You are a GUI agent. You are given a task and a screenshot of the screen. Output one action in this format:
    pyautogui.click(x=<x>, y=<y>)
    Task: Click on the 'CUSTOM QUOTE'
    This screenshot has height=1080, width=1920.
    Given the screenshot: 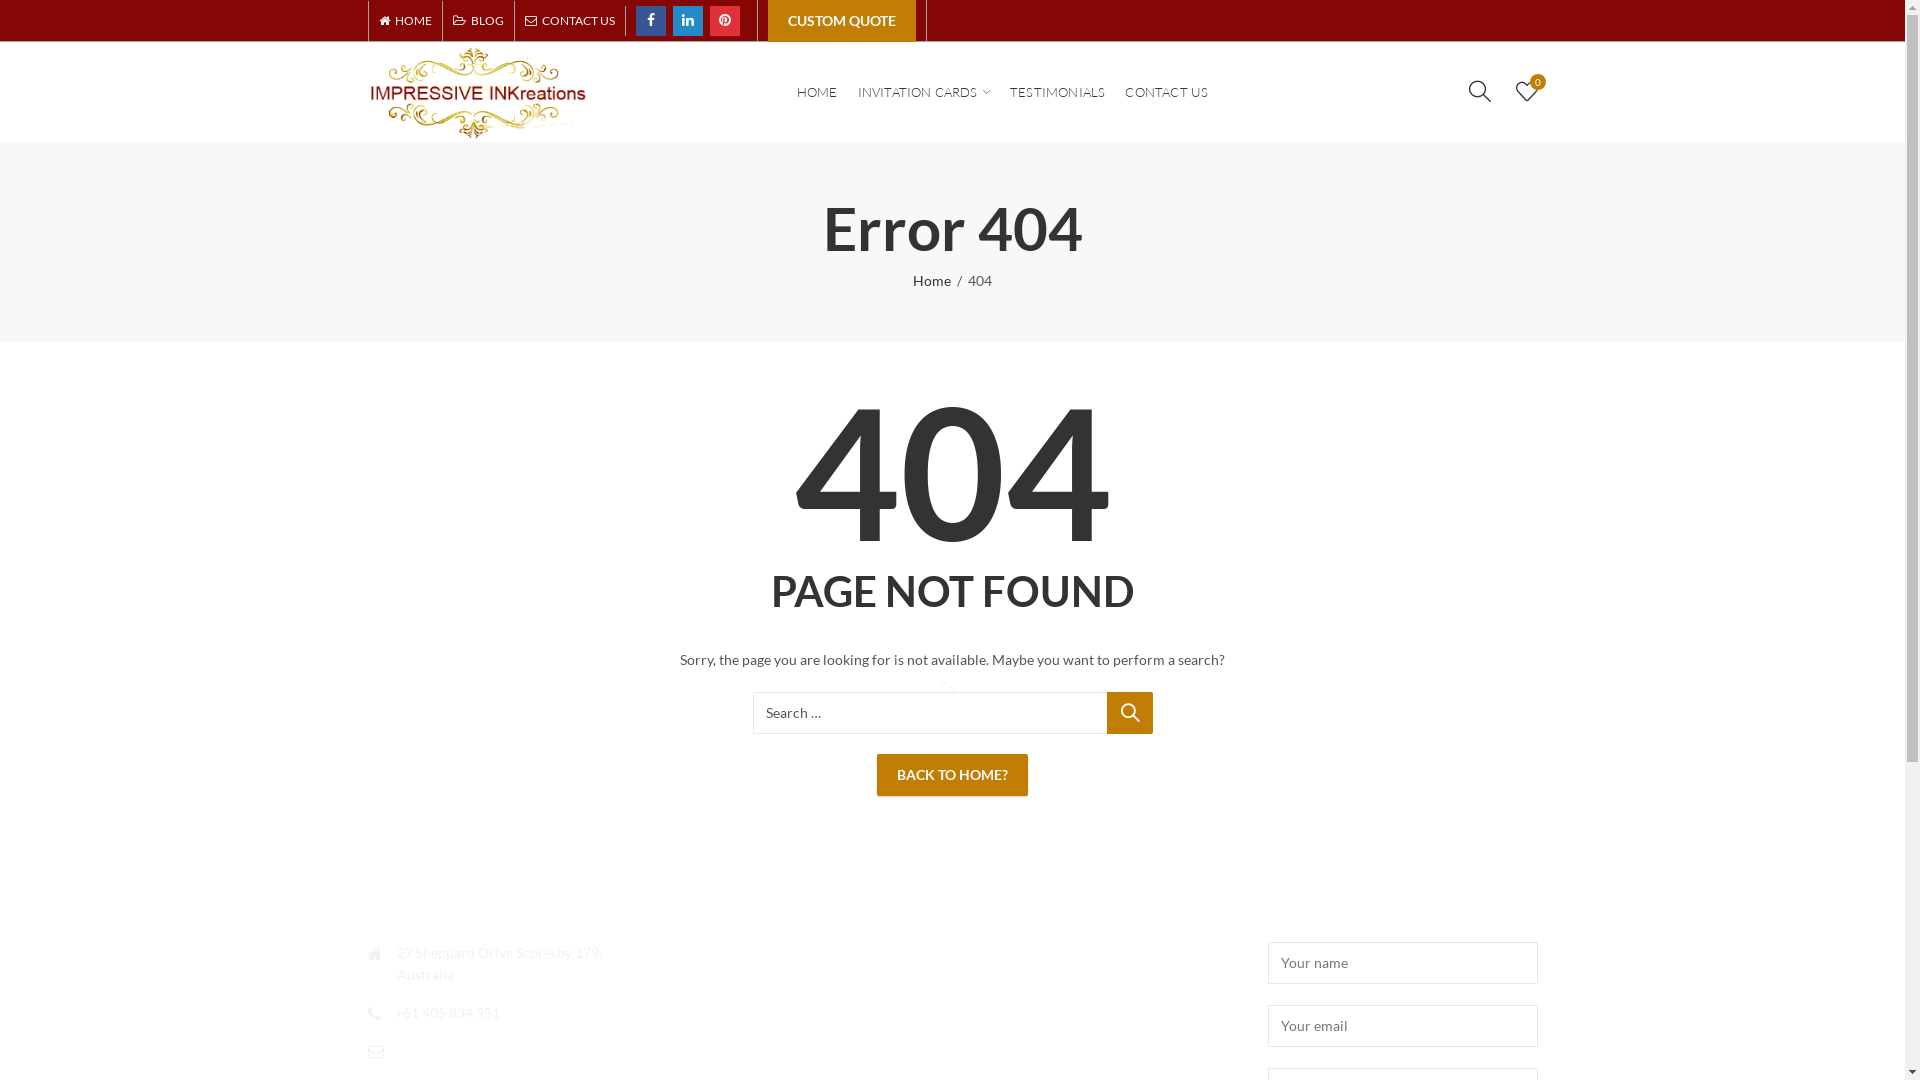 What is the action you would take?
    pyautogui.click(x=841, y=20)
    